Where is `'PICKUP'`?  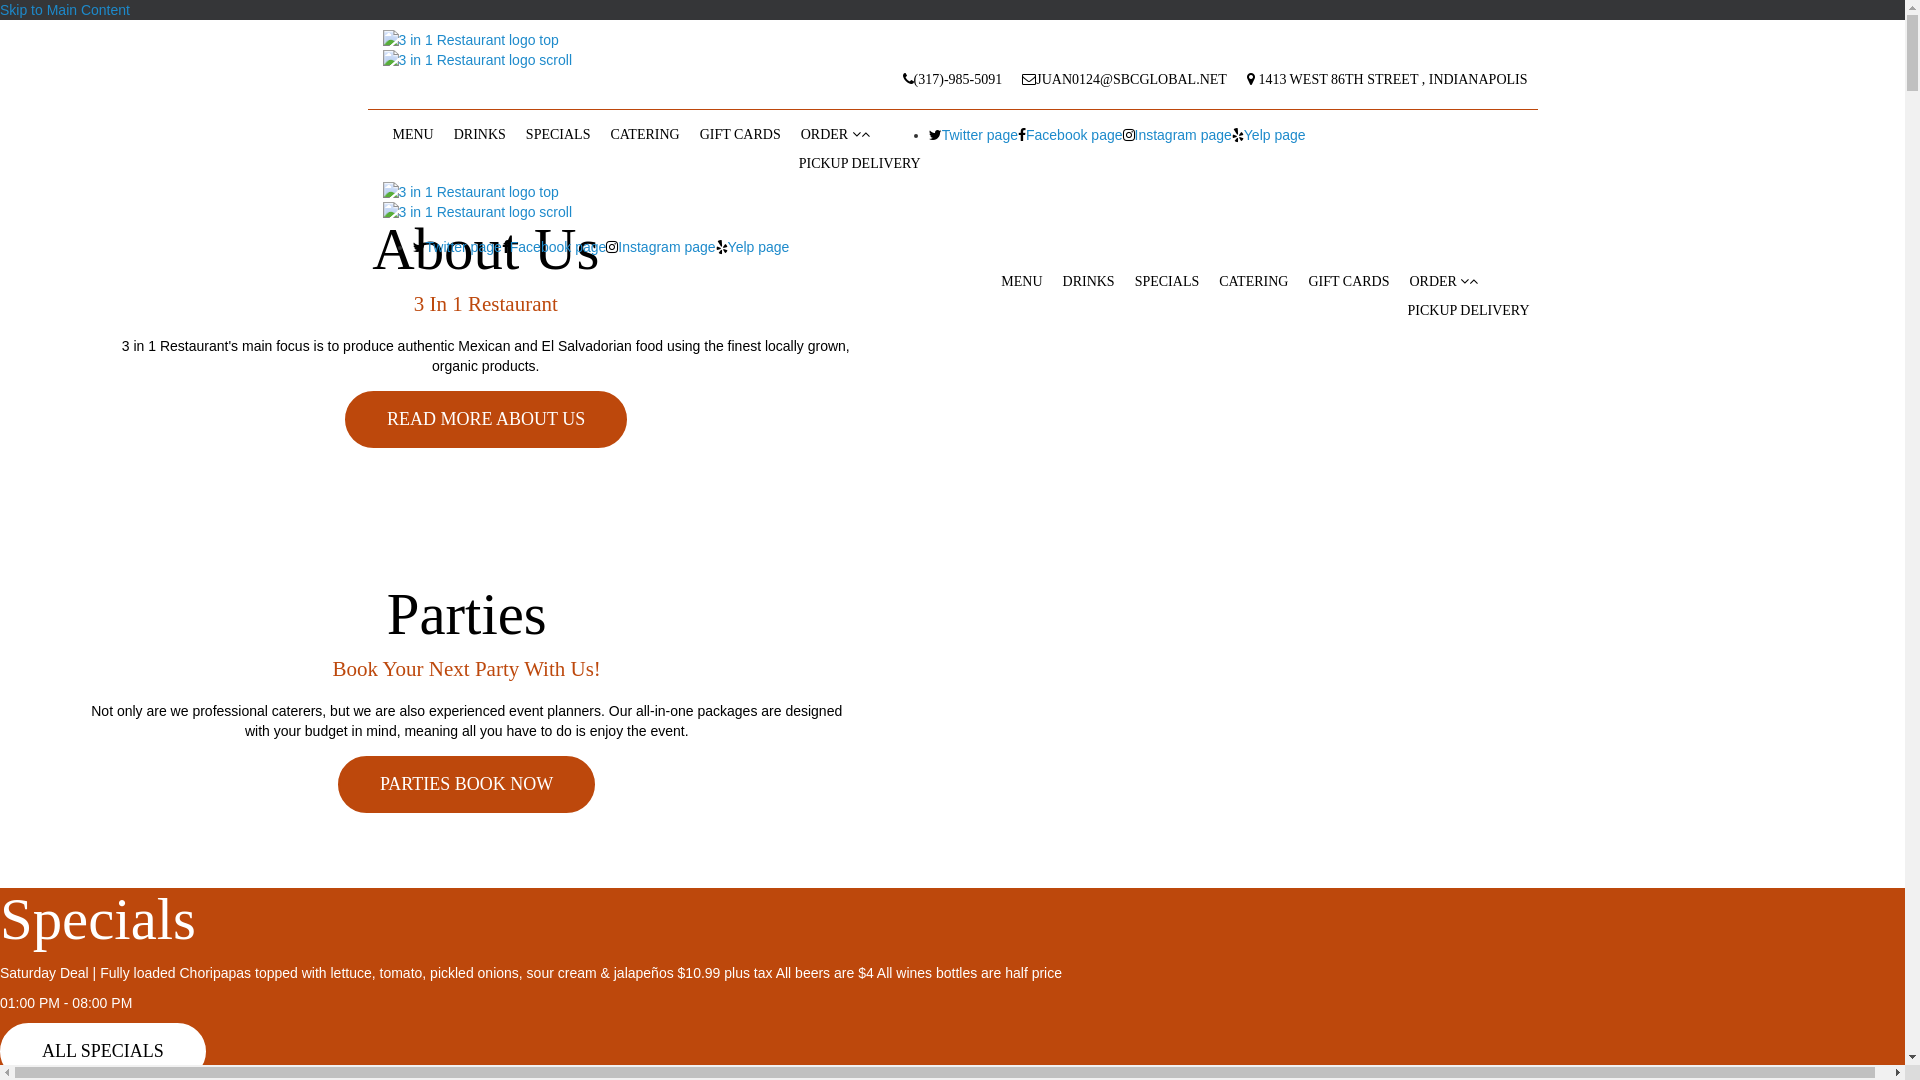 'PICKUP' is located at coordinates (825, 162).